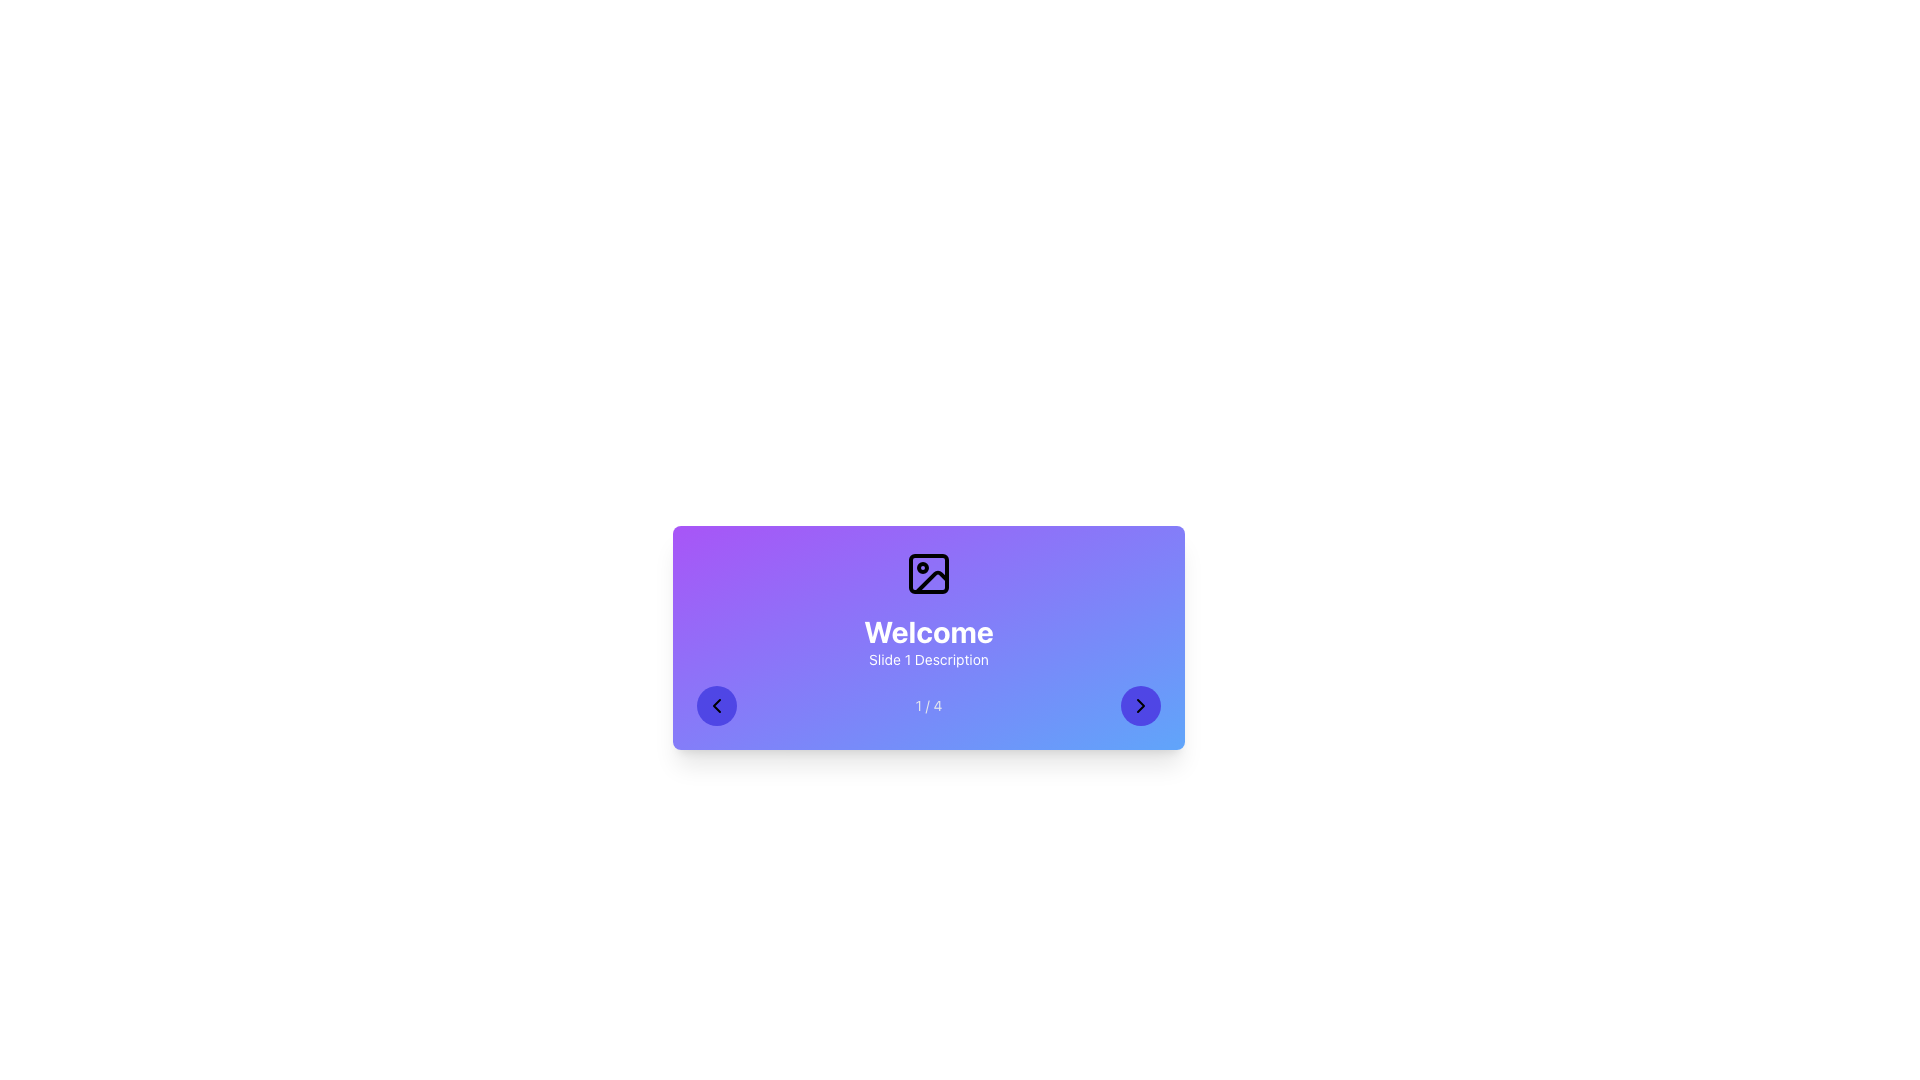 The image size is (1920, 1080). Describe the element at coordinates (1141, 704) in the screenshot. I see `the right-facing chevron SVG icon inside the circular button at the bottom-right corner of the card` at that location.